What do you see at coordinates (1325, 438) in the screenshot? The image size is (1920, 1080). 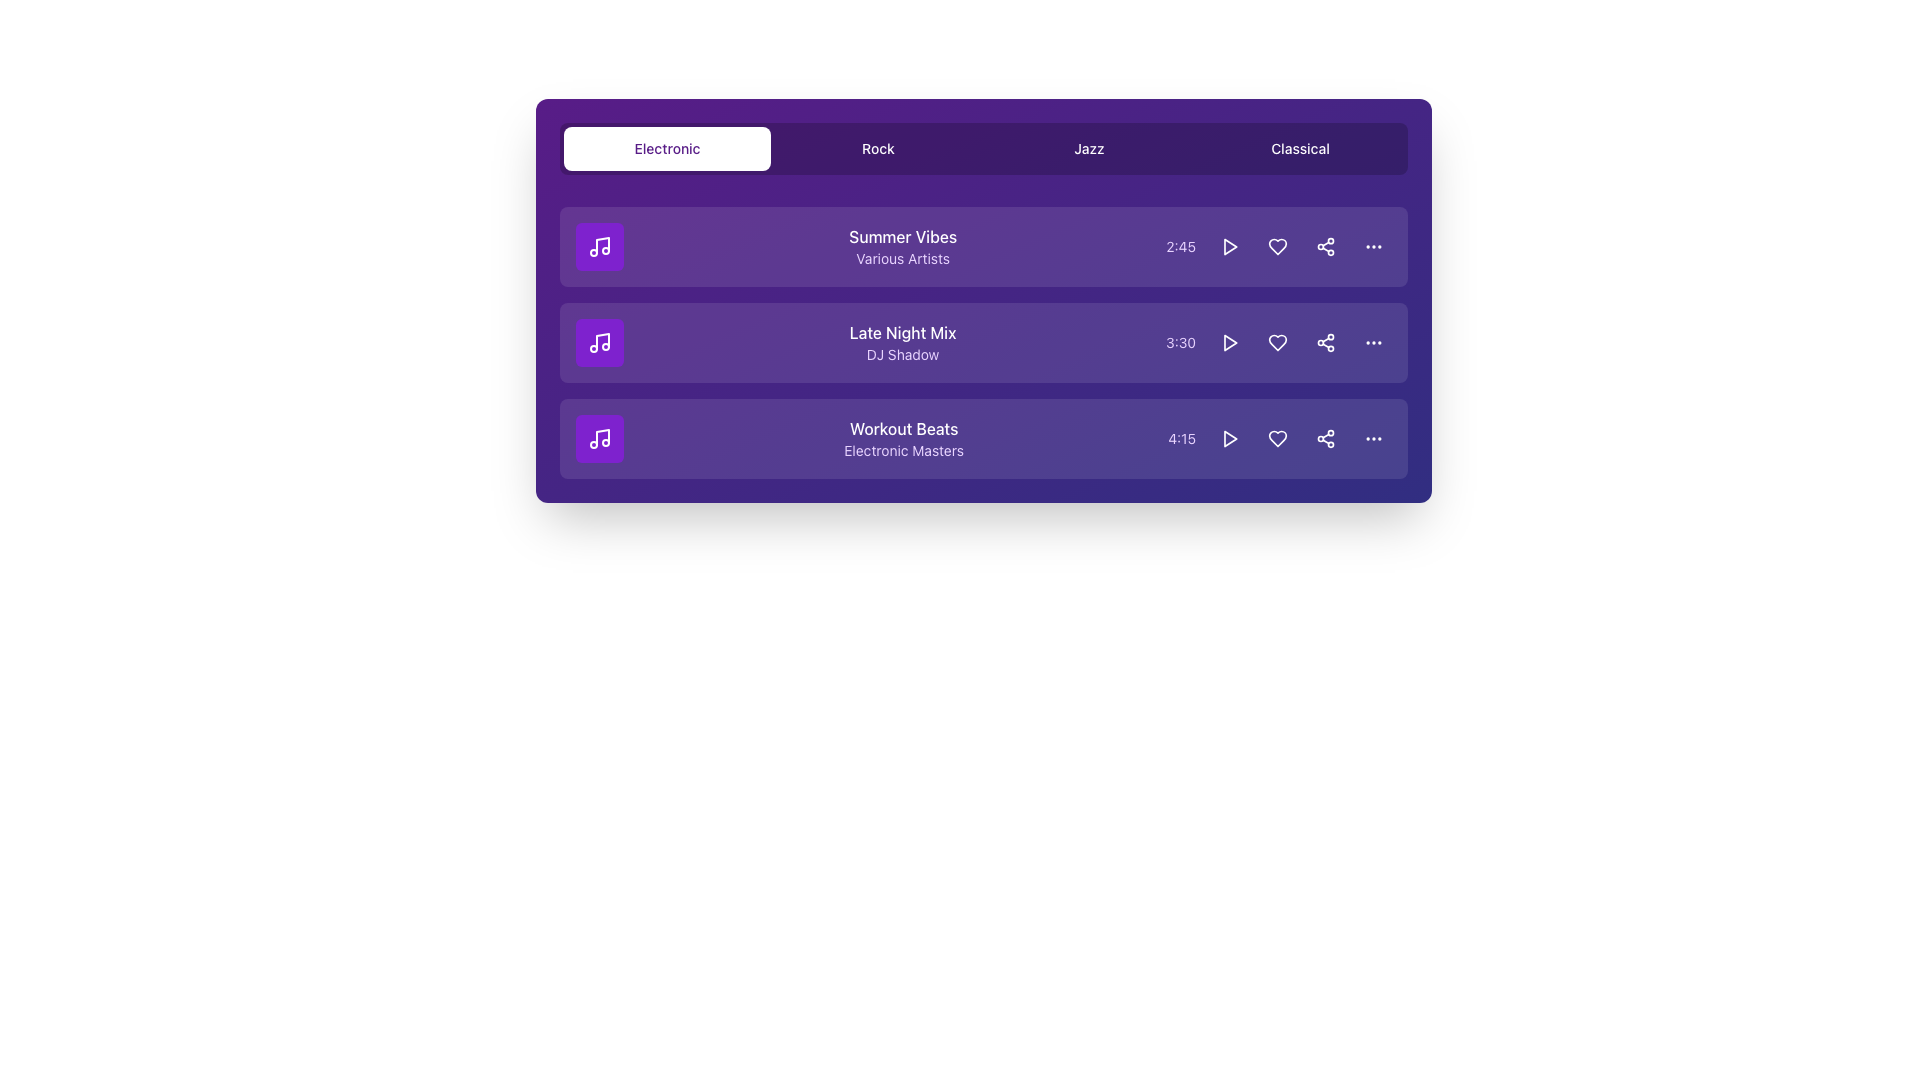 I see `the share button located in the rightmost region of the 'Workout Beats' track row` at bounding box center [1325, 438].